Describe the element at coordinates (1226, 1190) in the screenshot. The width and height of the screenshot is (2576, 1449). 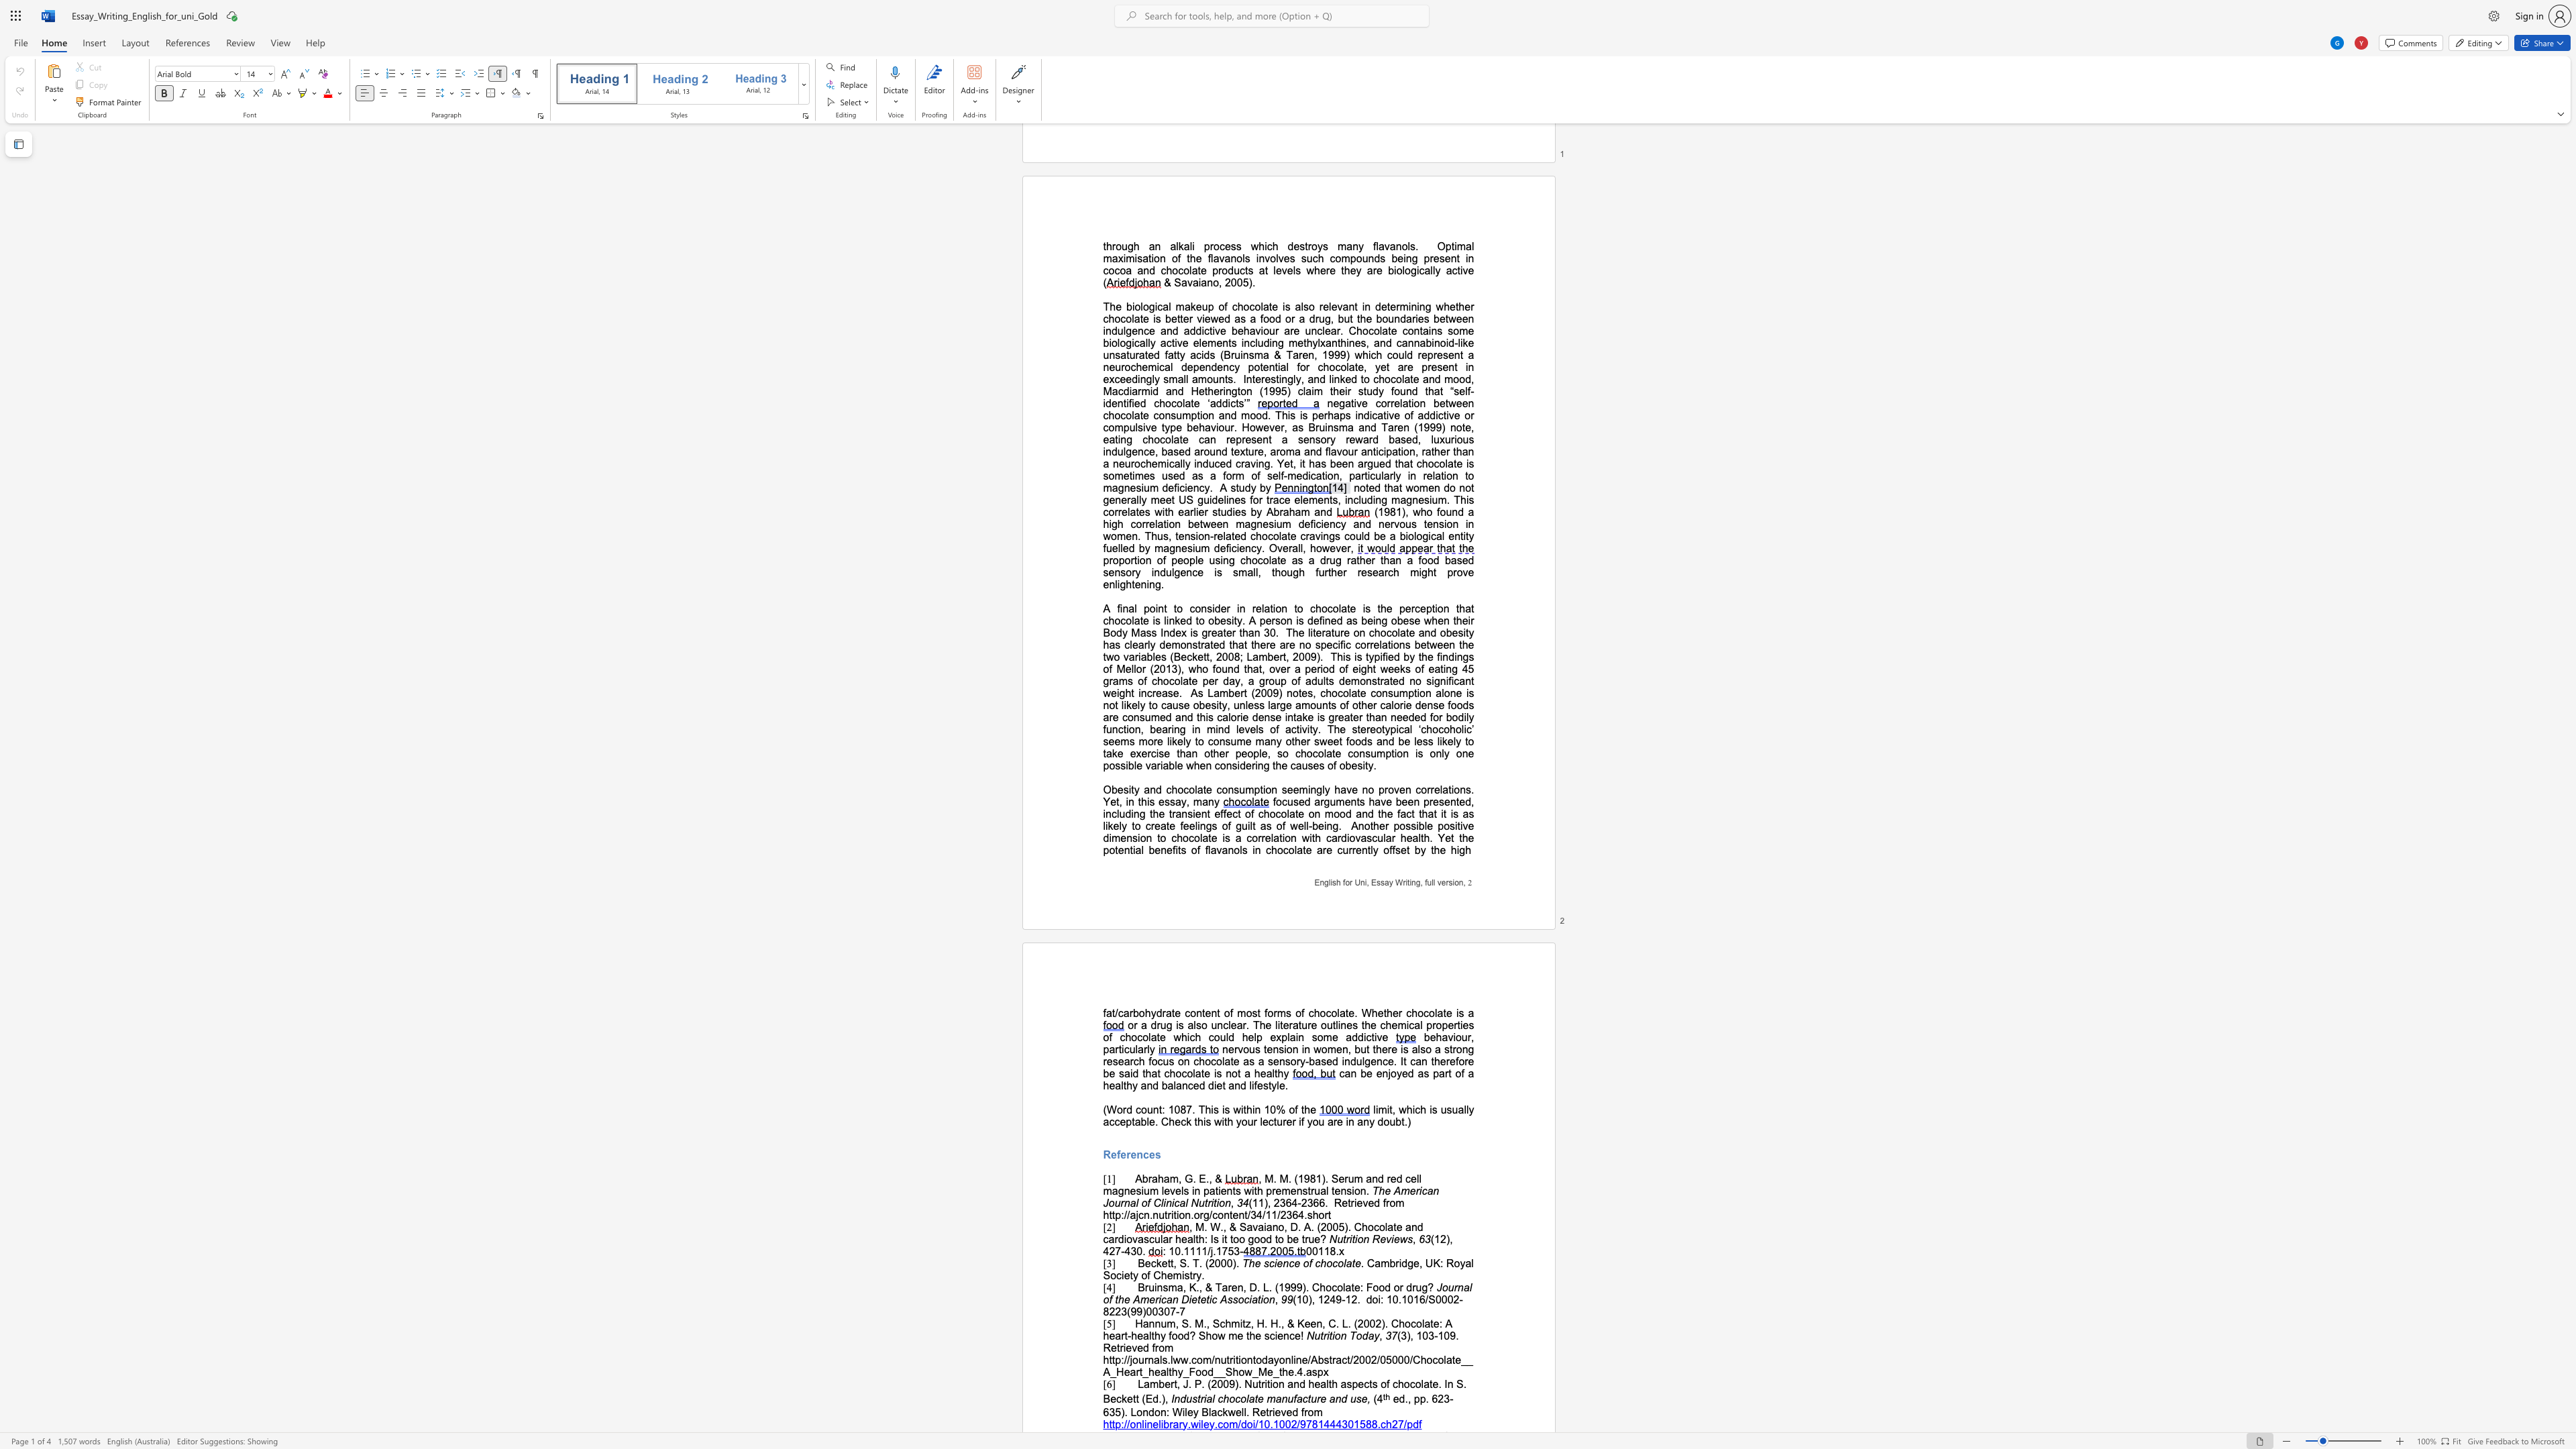
I see `the subset text "nts wit" within the text ", M. M. (1981). Serum and red cell magnesium levels in patients with premenstrual tension."` at that location.